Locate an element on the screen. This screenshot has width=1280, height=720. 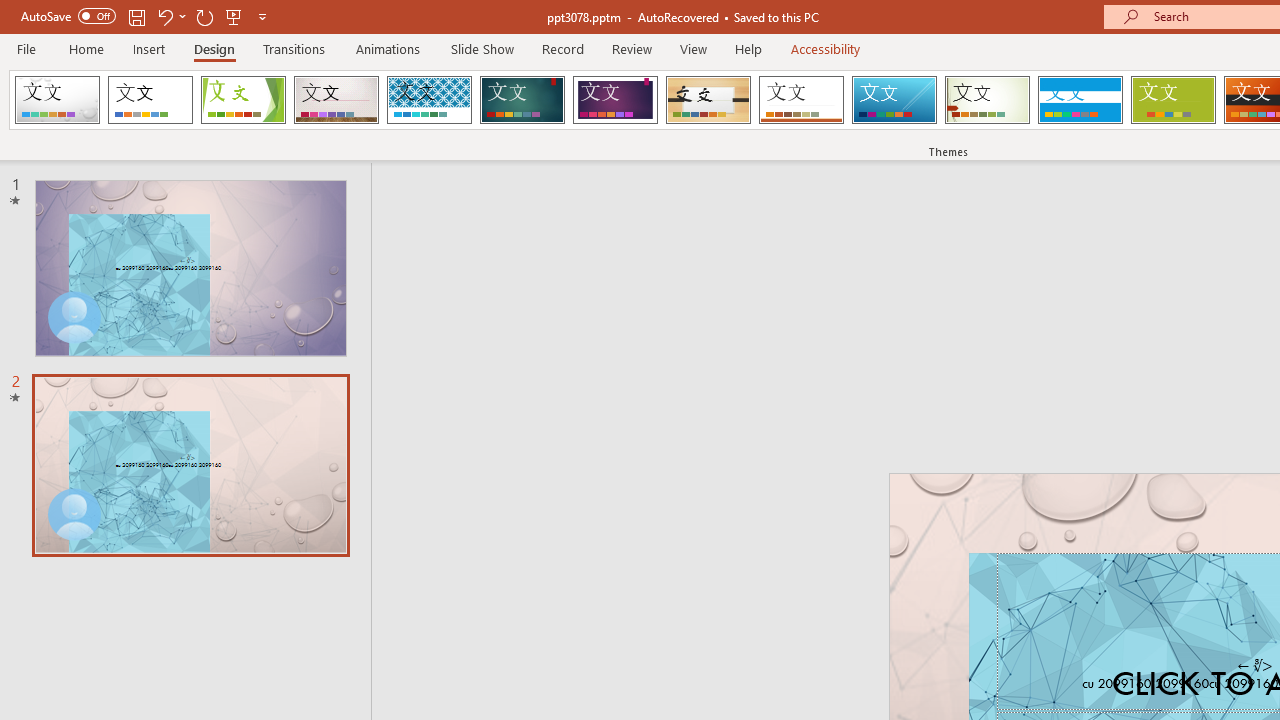
'Ion' is located at coordinates (522, 100).